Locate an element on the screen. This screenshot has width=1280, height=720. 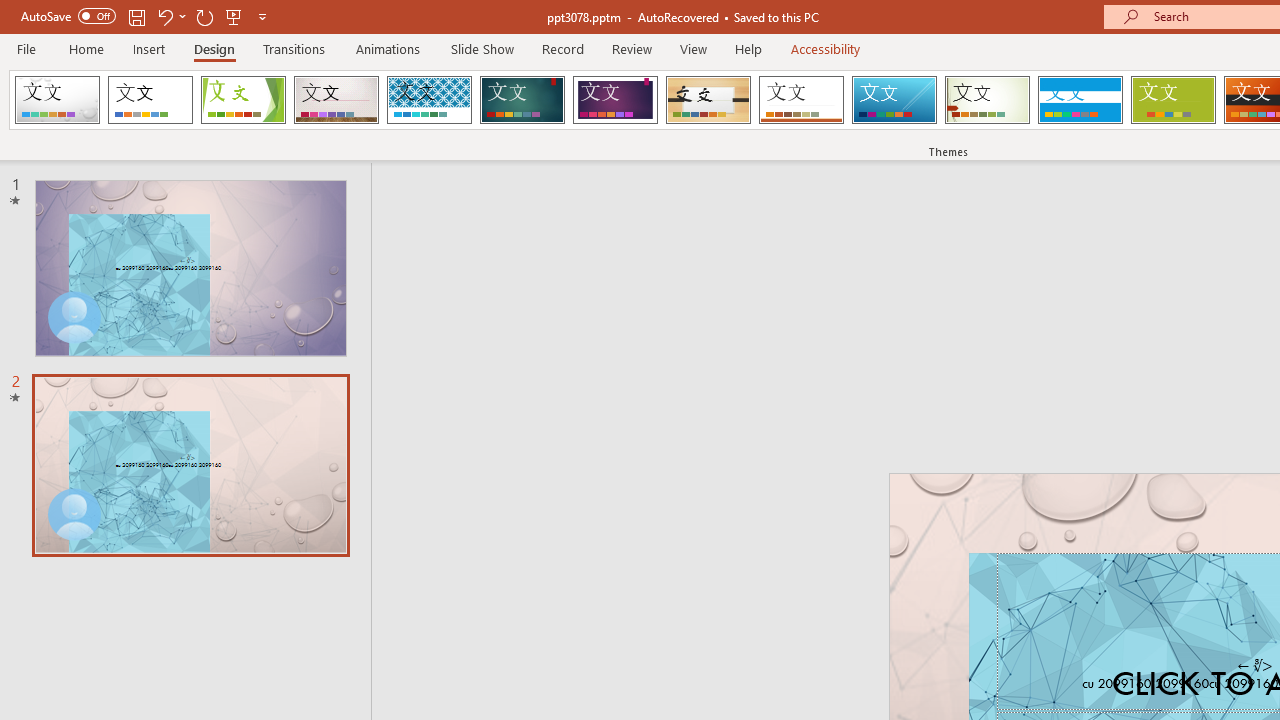
'Ion' is located at coordinates (522, 100).